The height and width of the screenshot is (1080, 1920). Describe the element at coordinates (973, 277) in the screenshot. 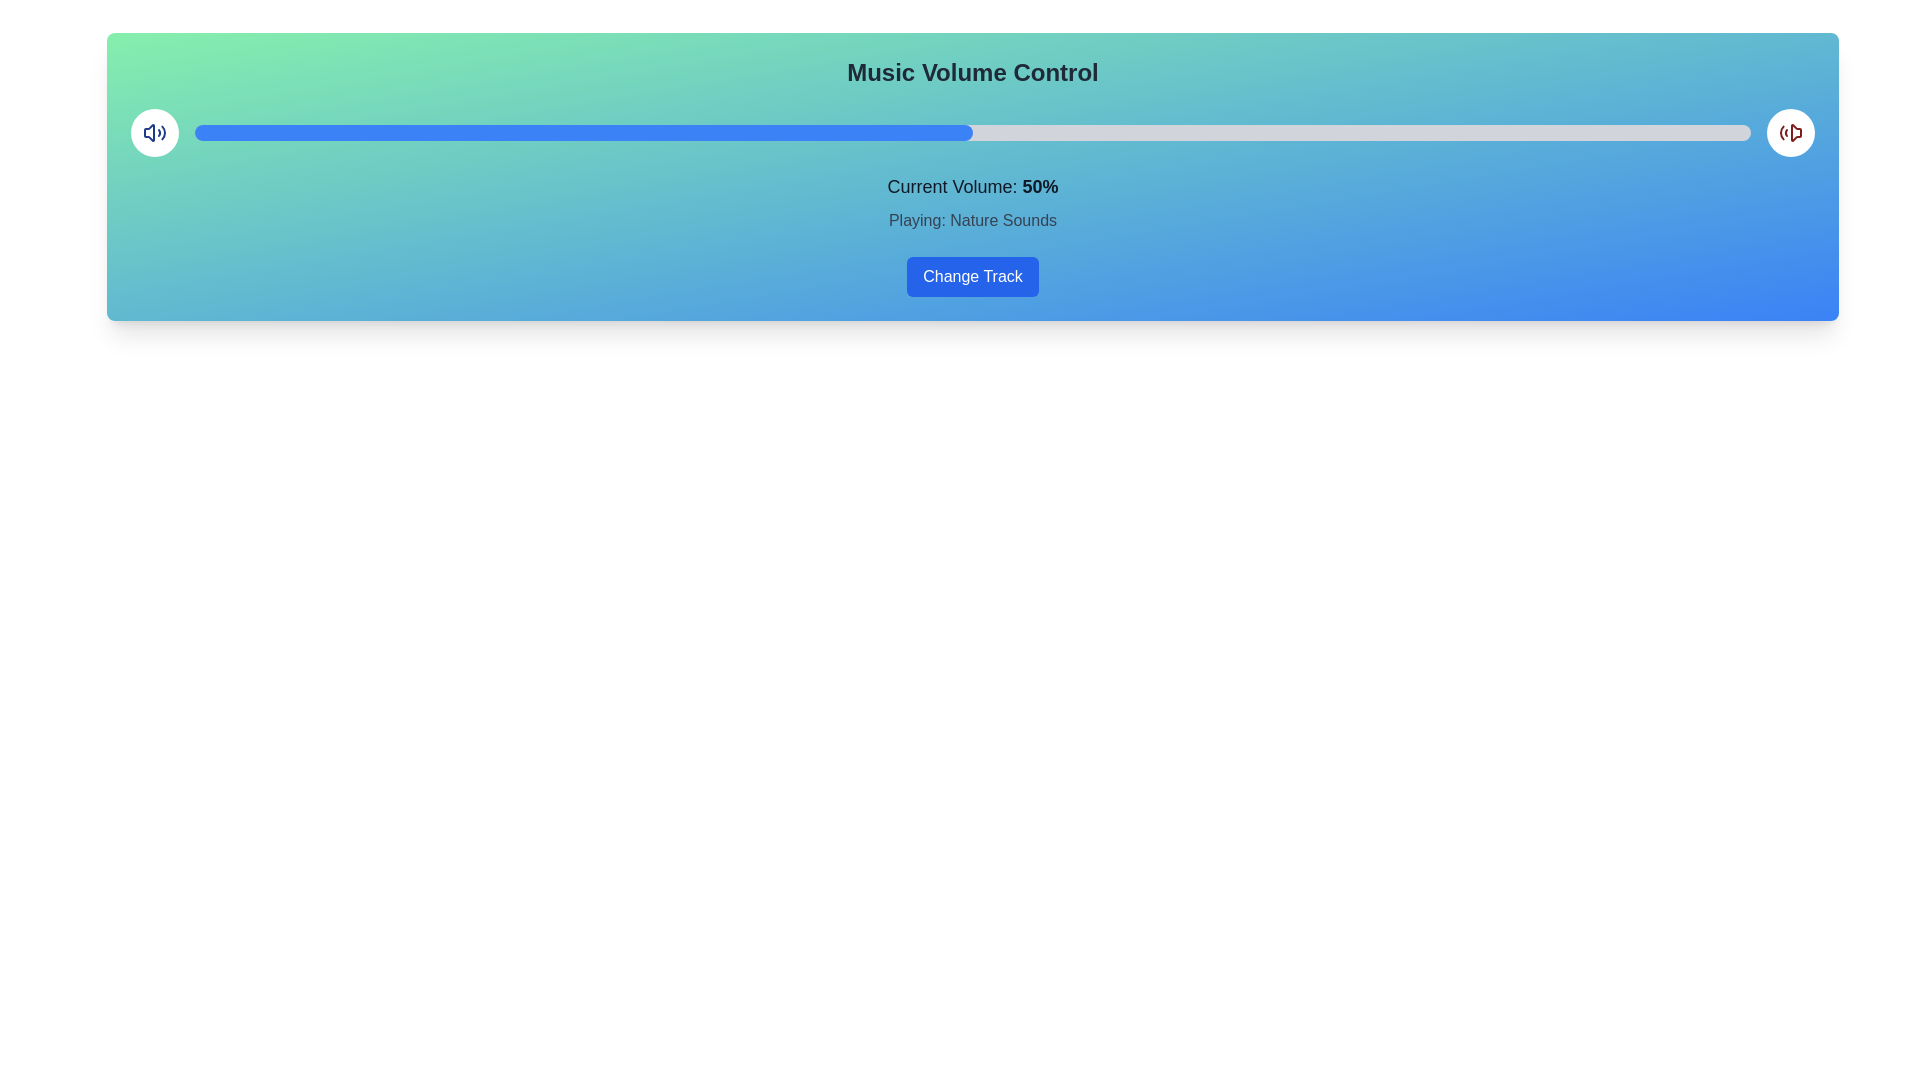

I see `the button located centrally below the text 'Playing: Nature Sounds' to activate hover styling` at that location.